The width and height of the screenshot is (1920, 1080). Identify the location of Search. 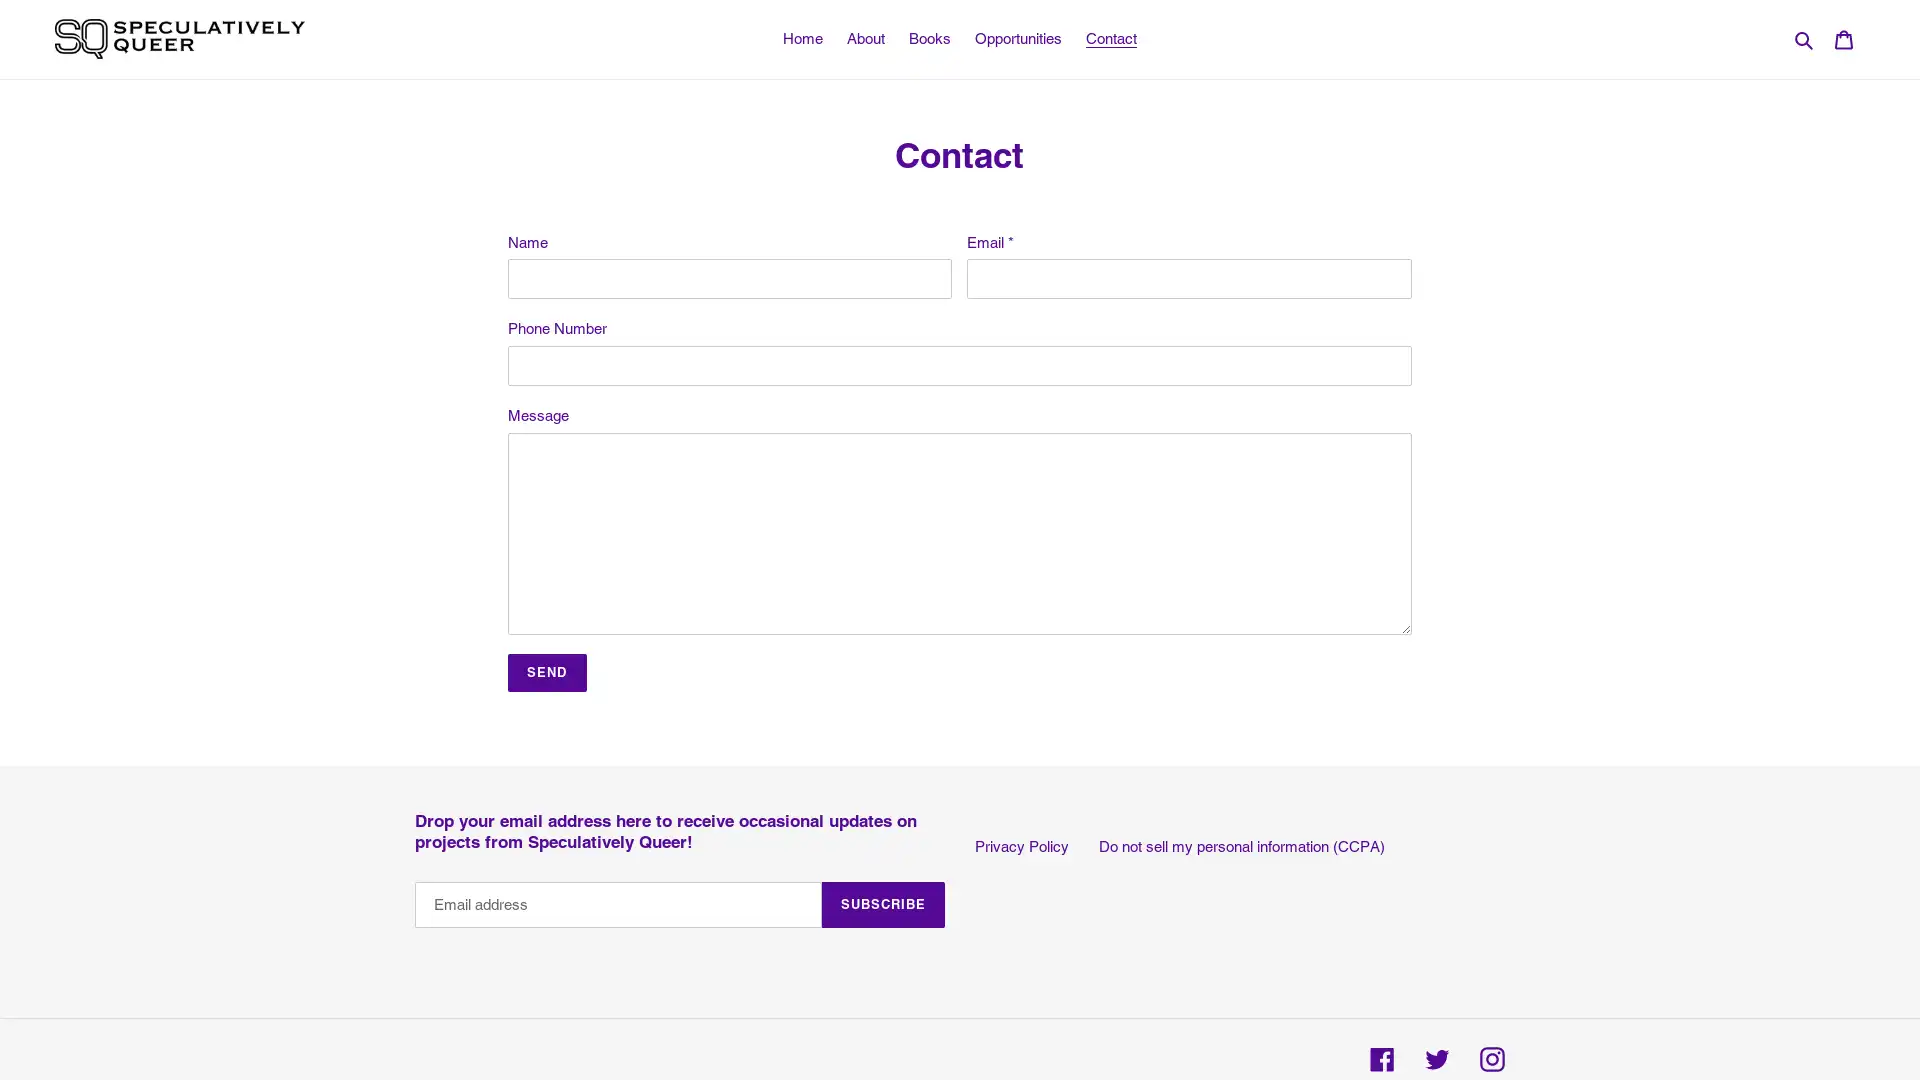
(1805, 38).